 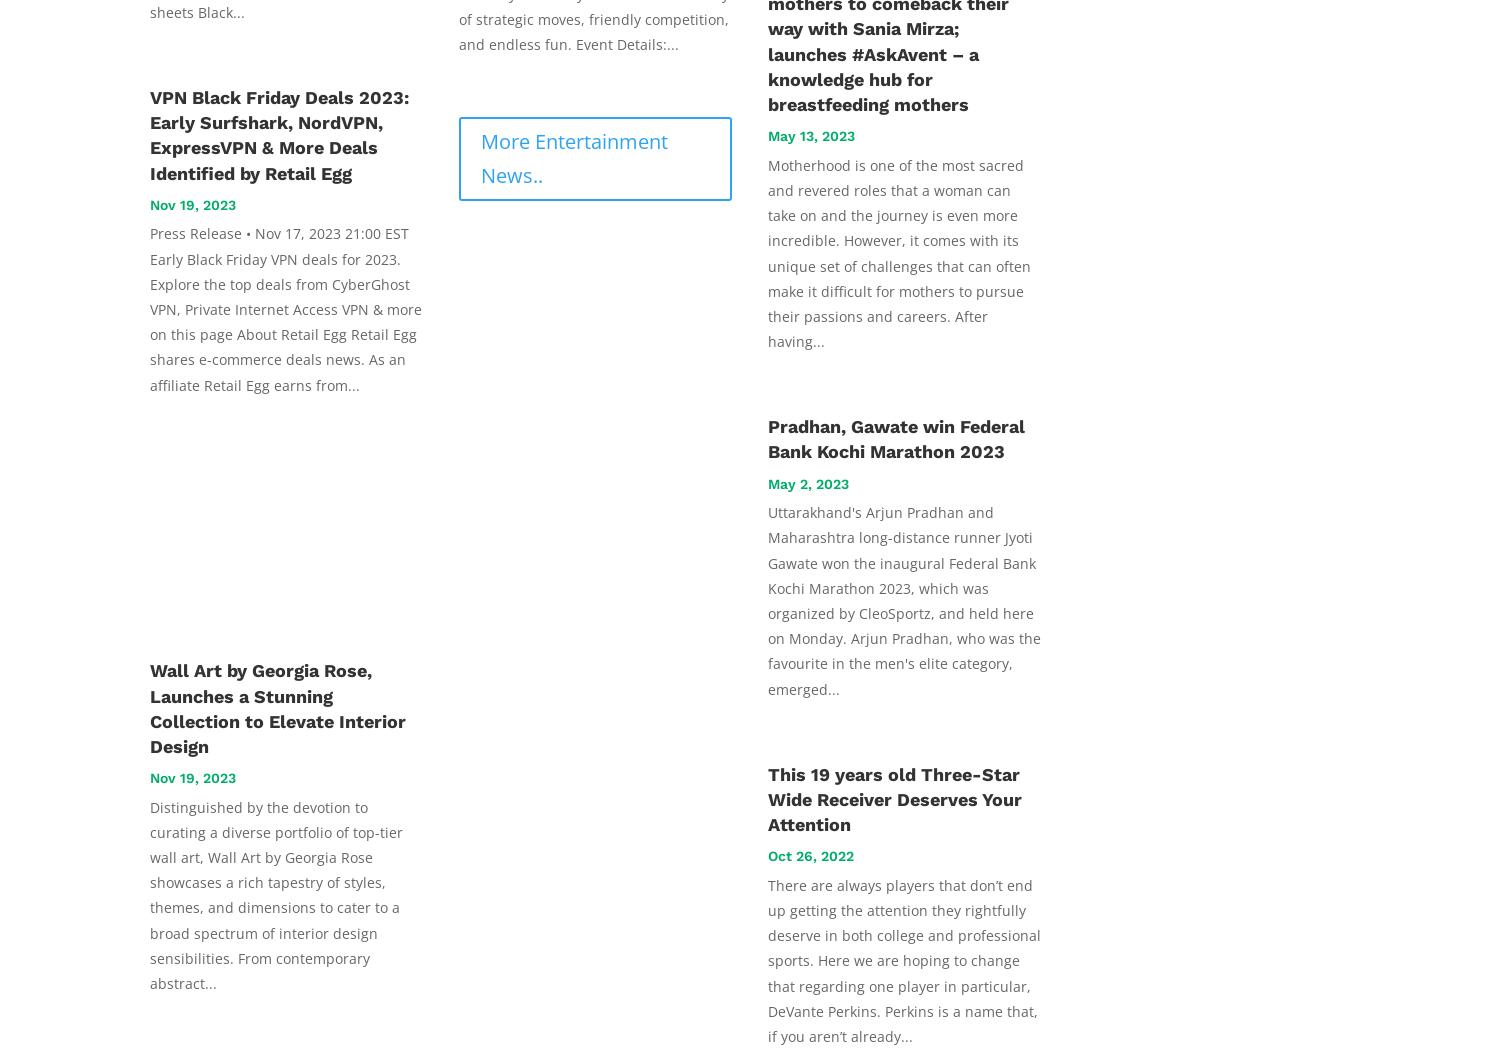 What do you see at coordinates (768, 797) in the screenshot?
I see `'This 19 years old Three-Star Wide Receiver Deserves Your Attention'` at bounding box center [768, 797].